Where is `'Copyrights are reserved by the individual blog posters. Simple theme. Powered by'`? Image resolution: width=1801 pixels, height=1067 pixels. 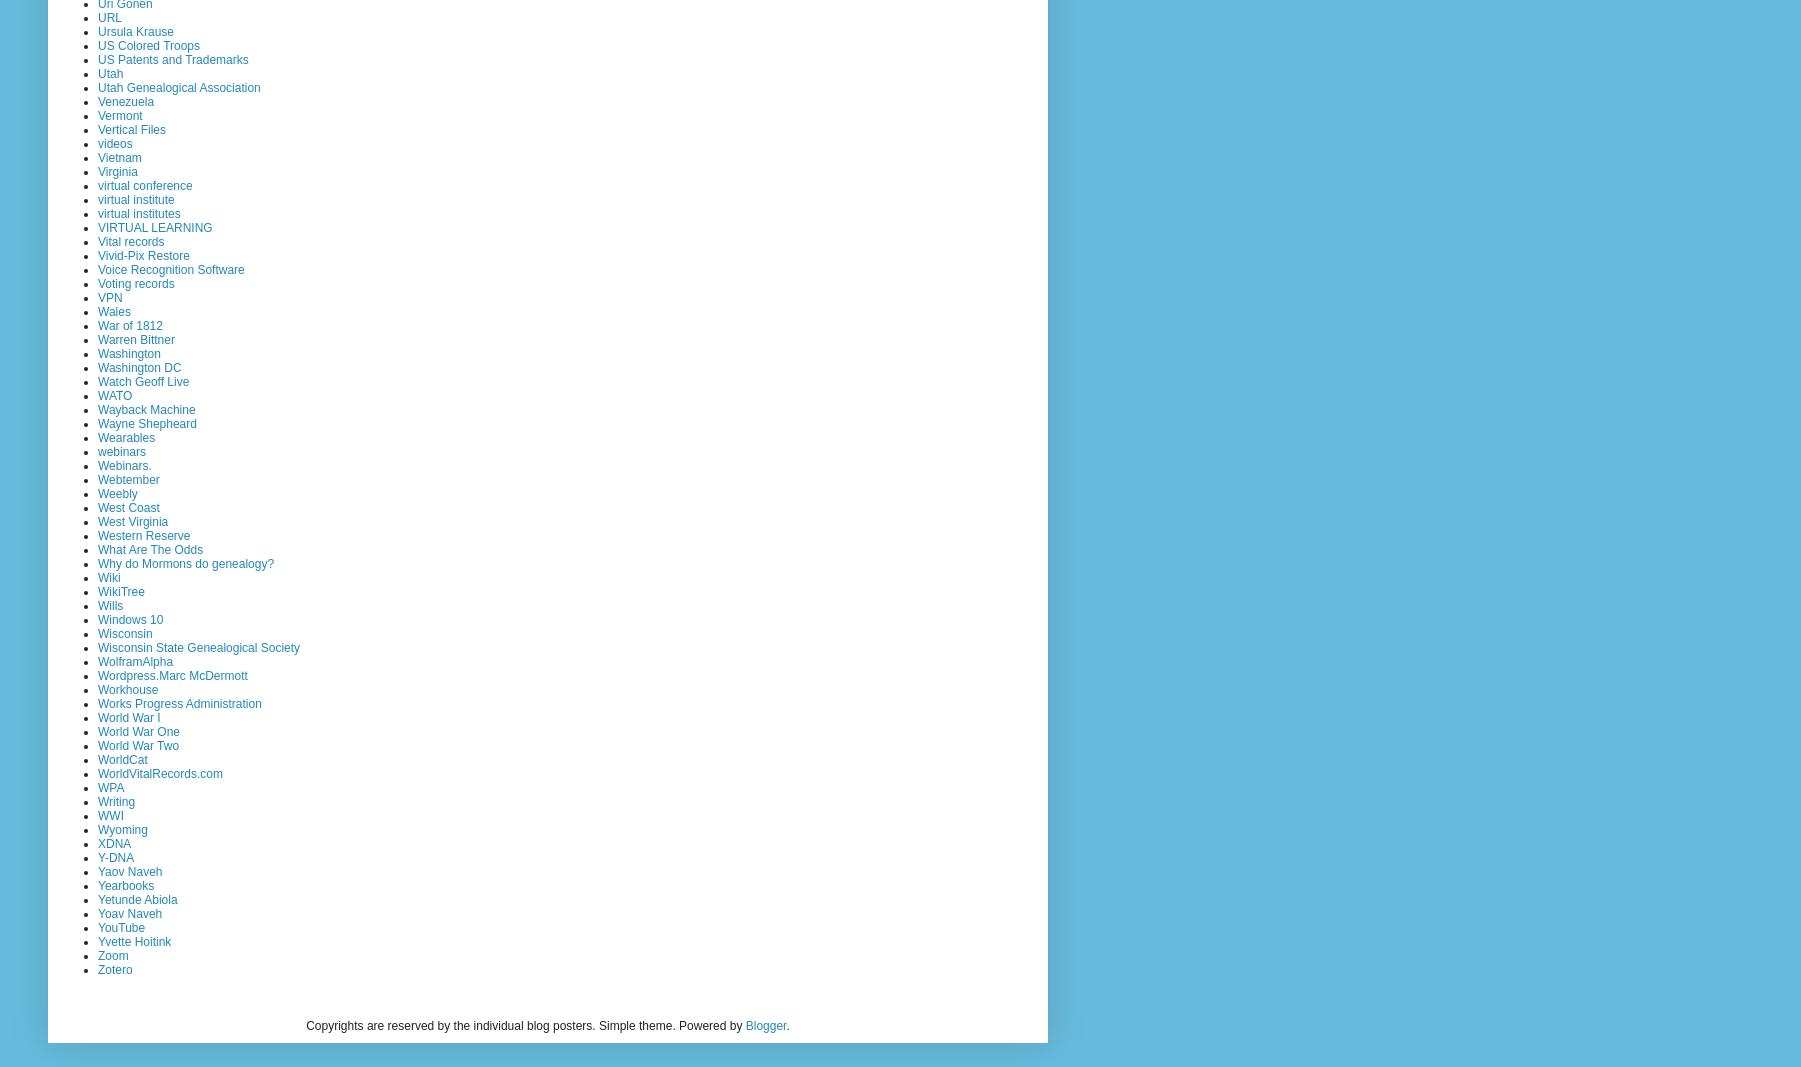
'Copyrights are reserved by the individual blog posters. Simple theme. Powered by' is located at coordinates (525, 1024).